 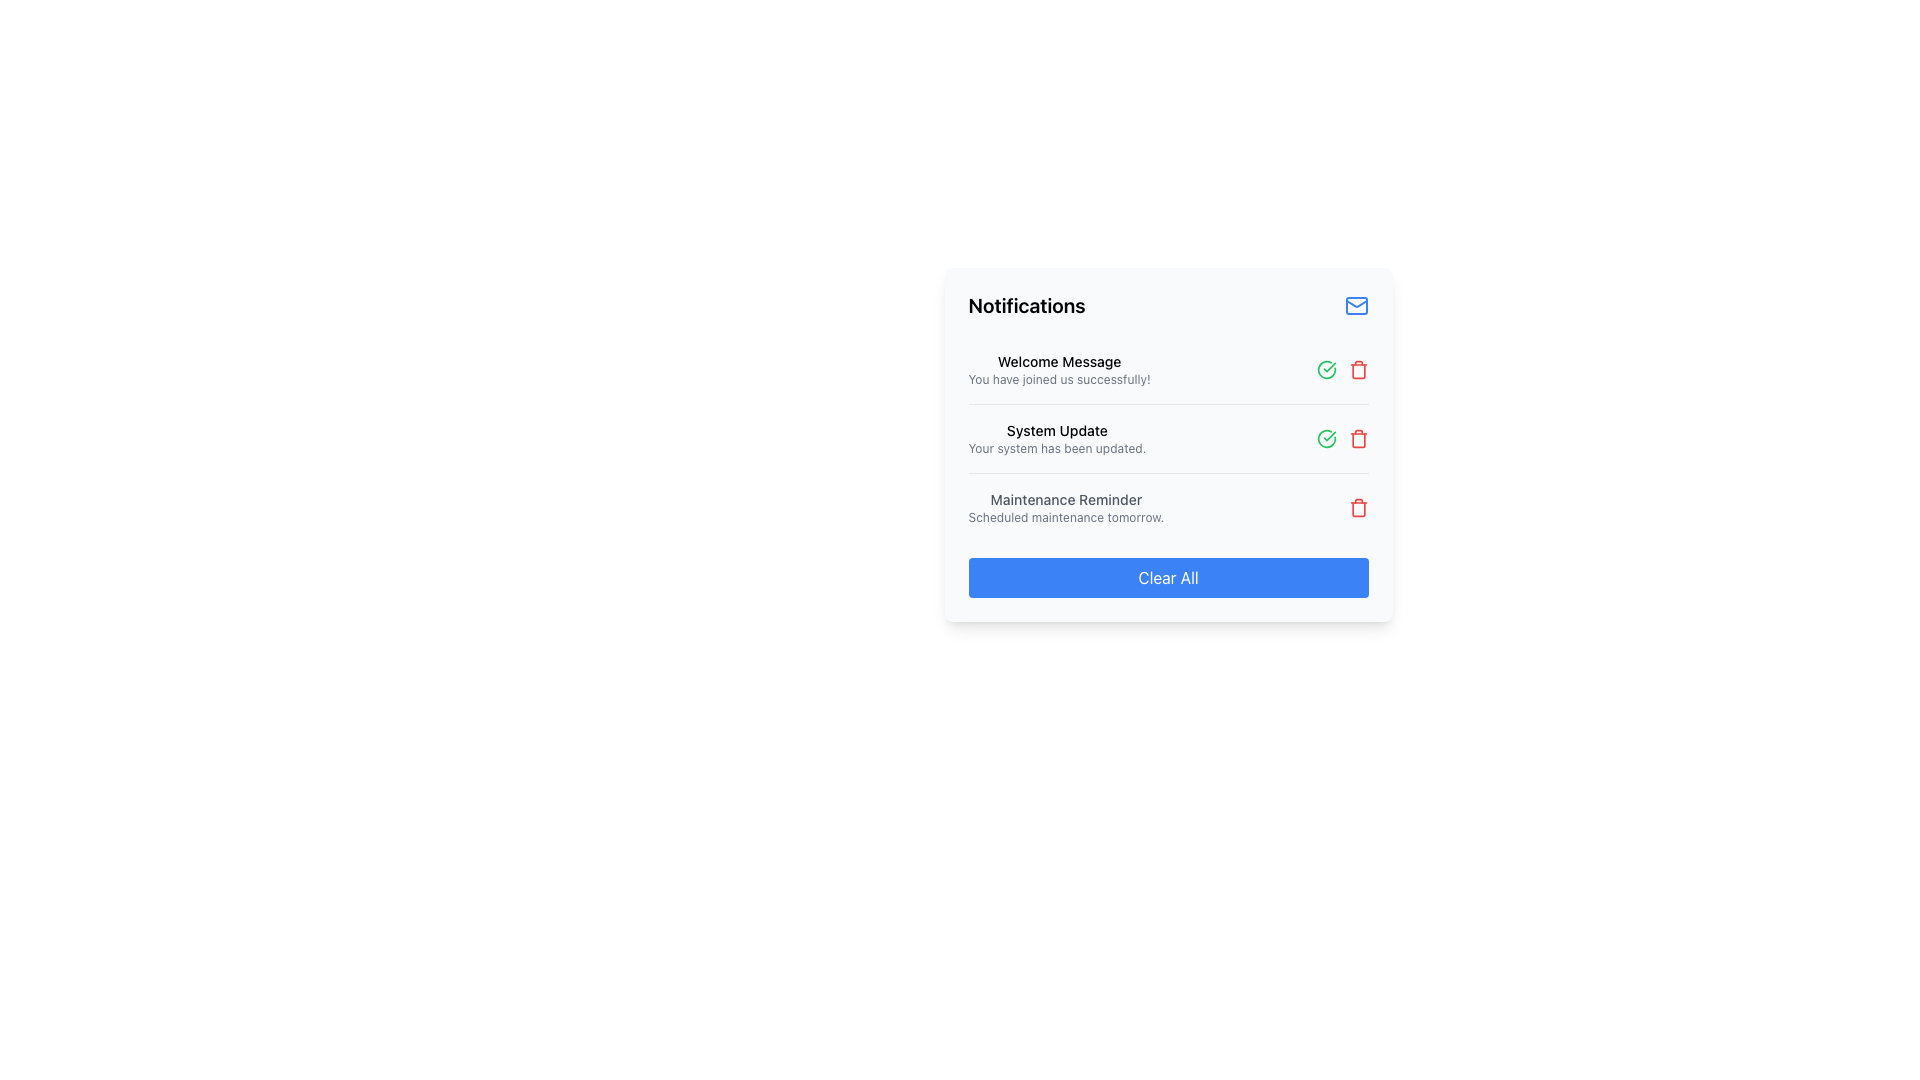 What do you see at coordinates (1056, 438) in the screenshot?
I see `the 'System Update' notification text which contains the message 'Your system has been updated.'` at bounding box center [1056, 438].